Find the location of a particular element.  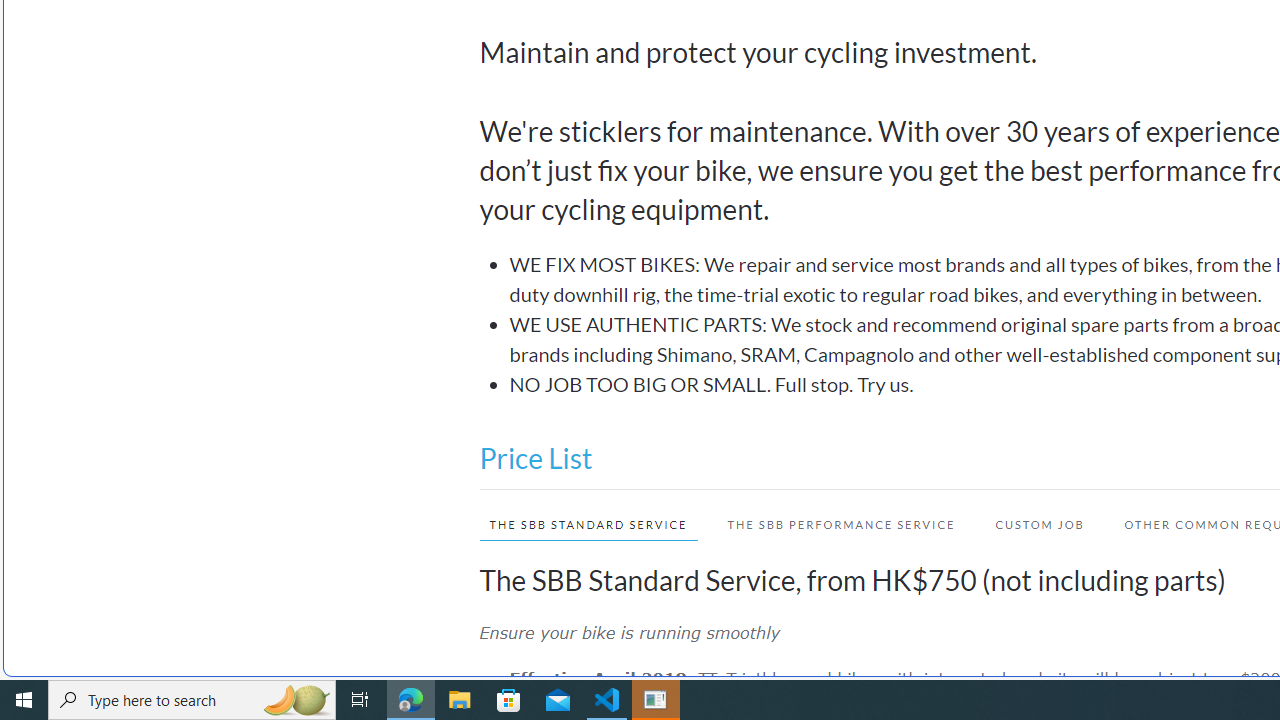

'THE SBB PERFORMANCE SERVICE' is located at coordinates (841, 523).